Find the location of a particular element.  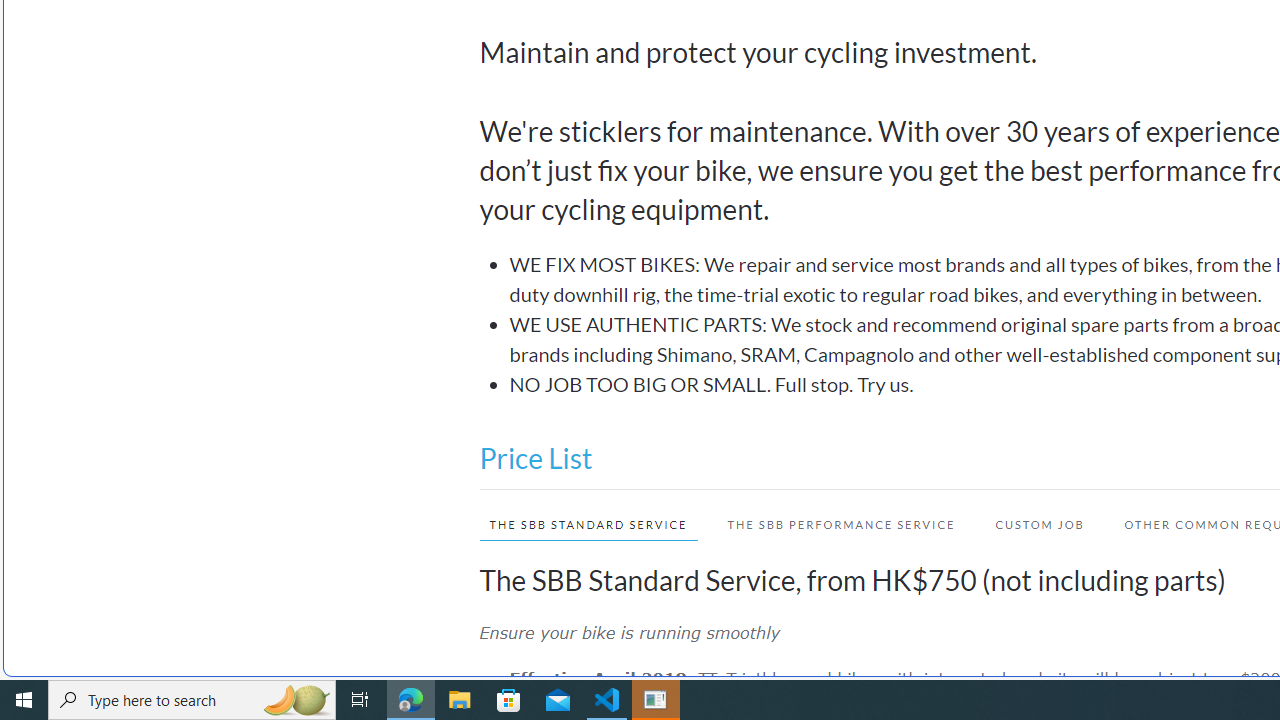

'THE SBB PERFORMANCE SERVICE' is located at coordinates (841, 523).